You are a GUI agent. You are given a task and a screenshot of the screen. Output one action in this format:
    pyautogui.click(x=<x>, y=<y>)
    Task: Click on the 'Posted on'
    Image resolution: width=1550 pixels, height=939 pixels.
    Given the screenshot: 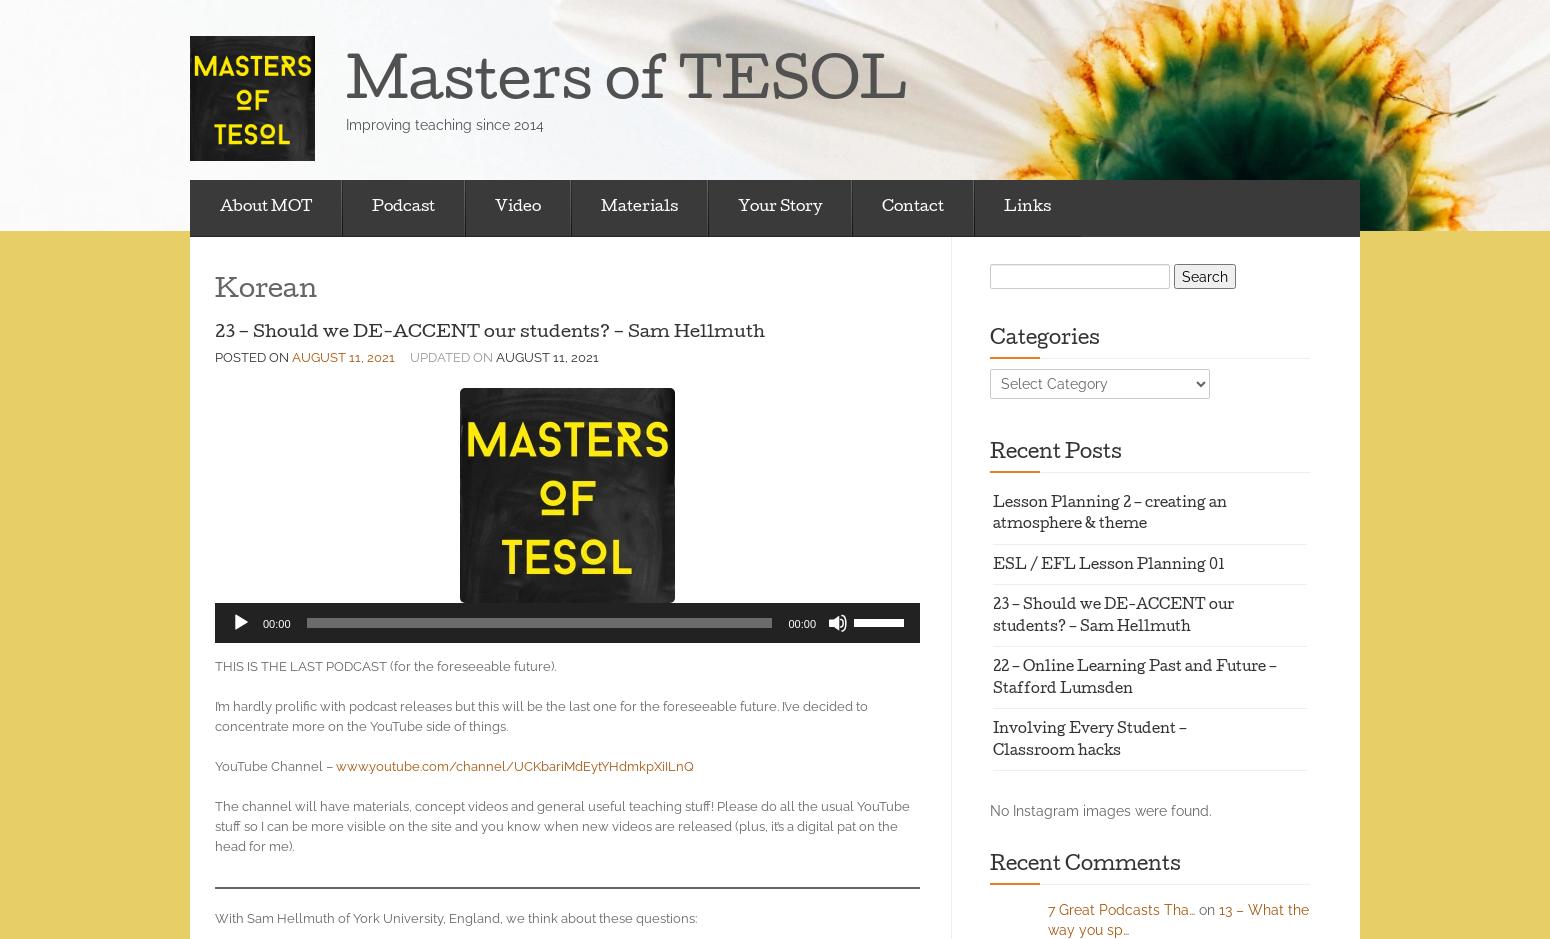 What is the action you would take?
    pyautogui.click(x=253, y=356)
    